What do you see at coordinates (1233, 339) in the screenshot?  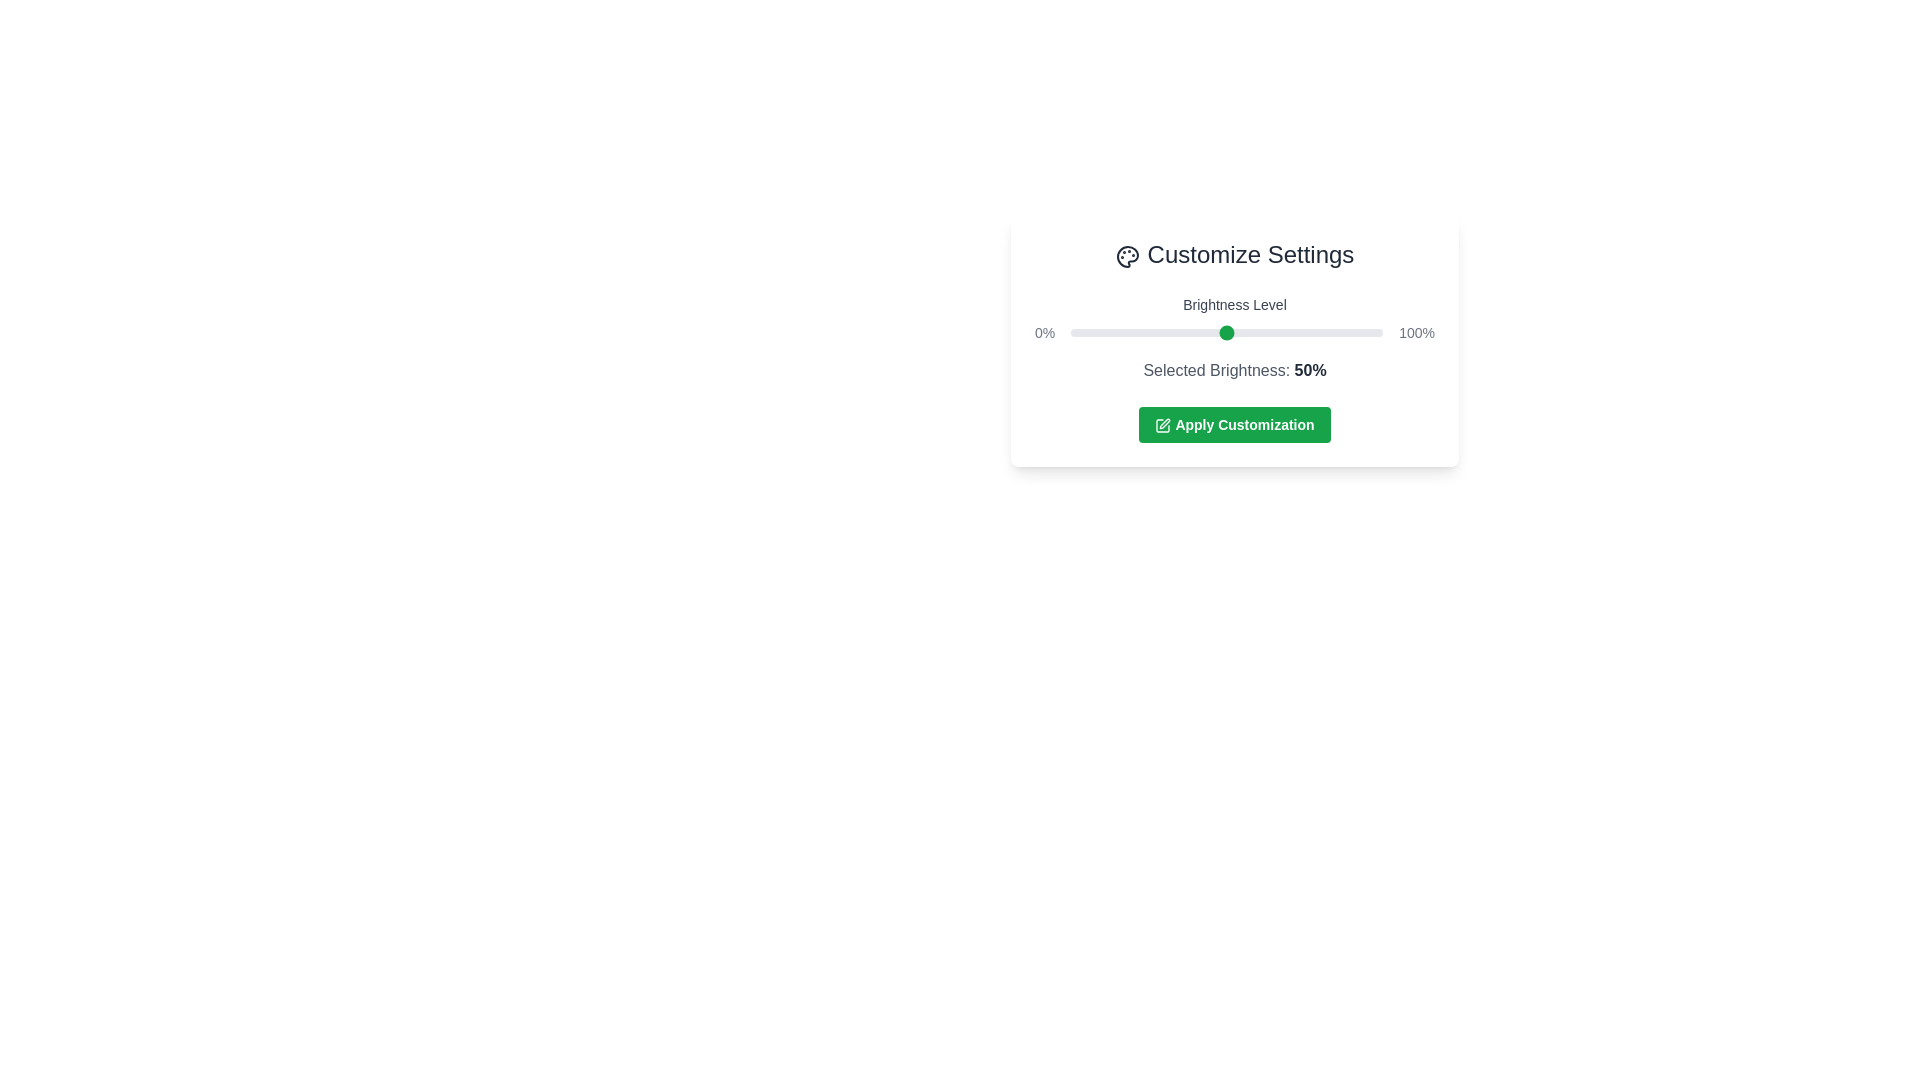 I see `the 'Apply Customization' button in the settings panel to apply the changes` at bounding box center [1233, 339].